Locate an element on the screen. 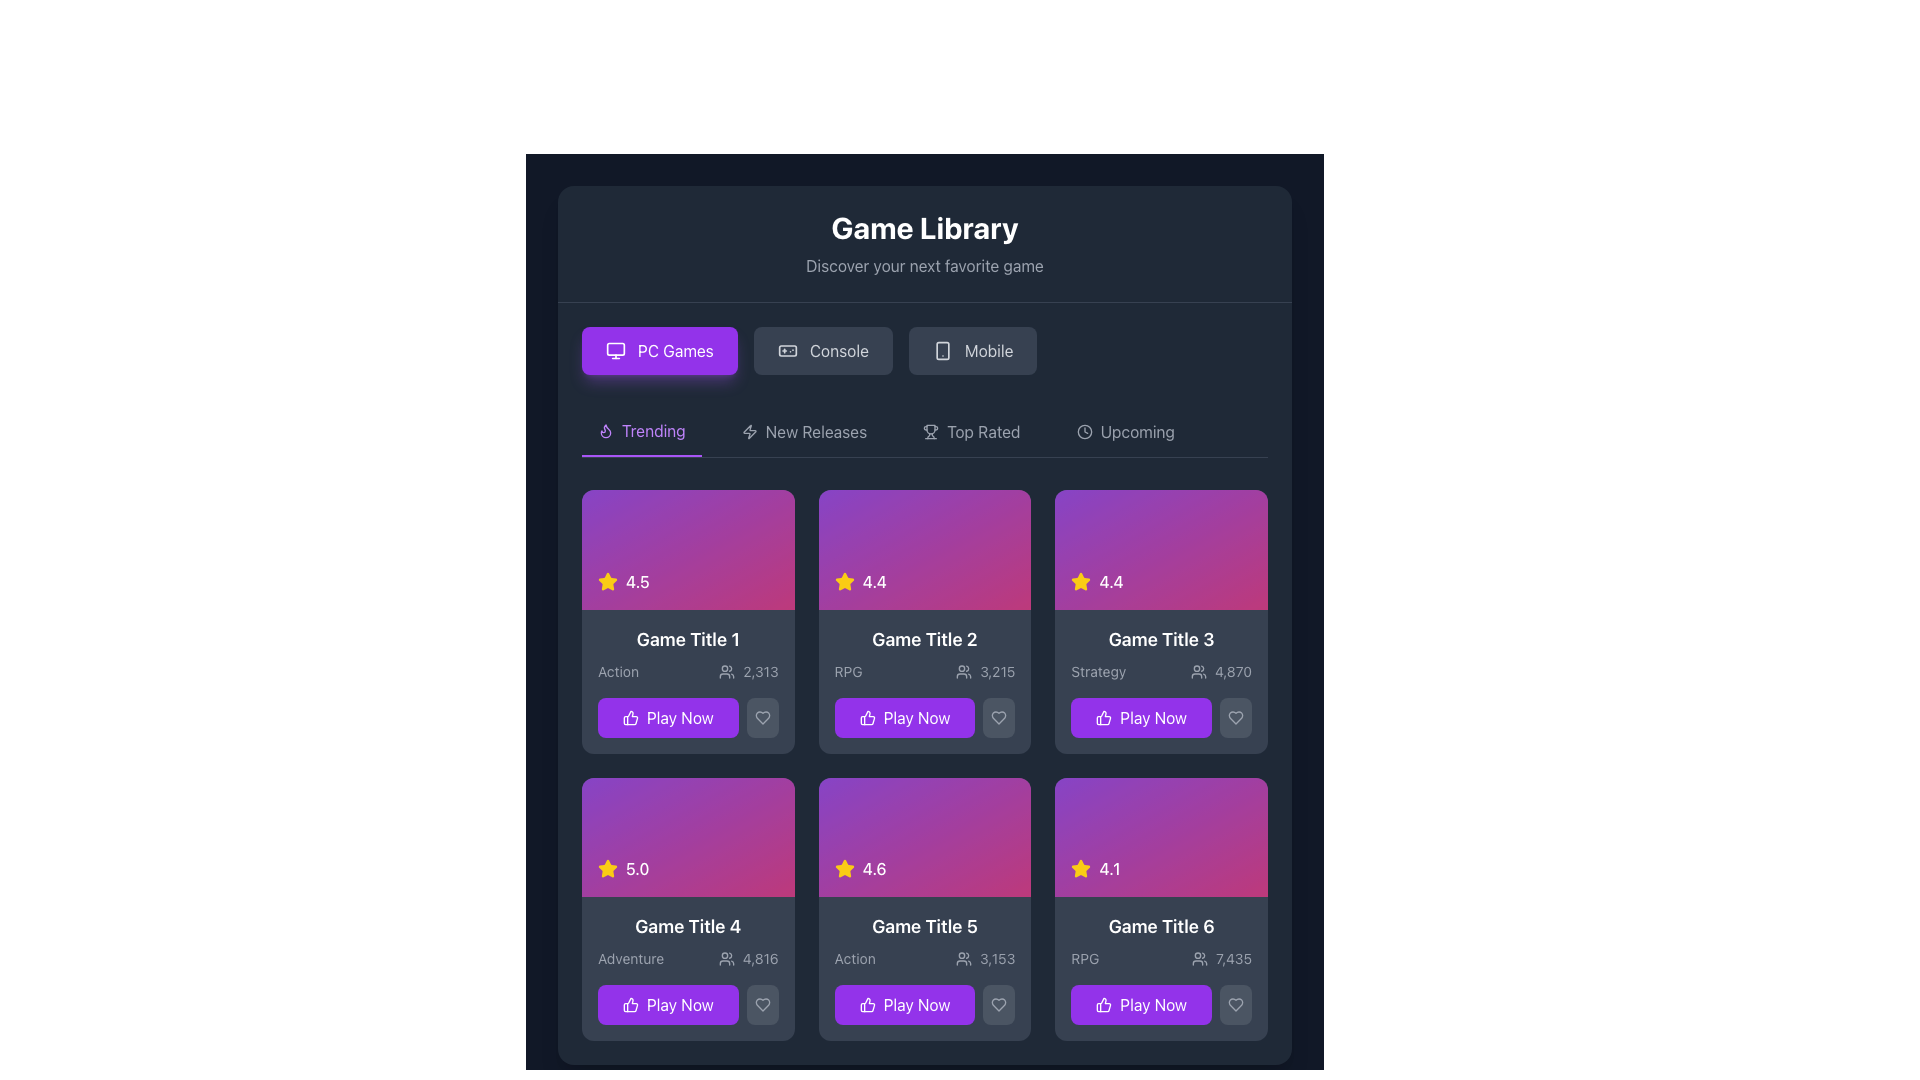 This screenshot has width=1920, height=1080. the circular button with a heart icon located at the bottom-right corner of the 'Game Title 6' card is located at coordinates (1235, 1005).